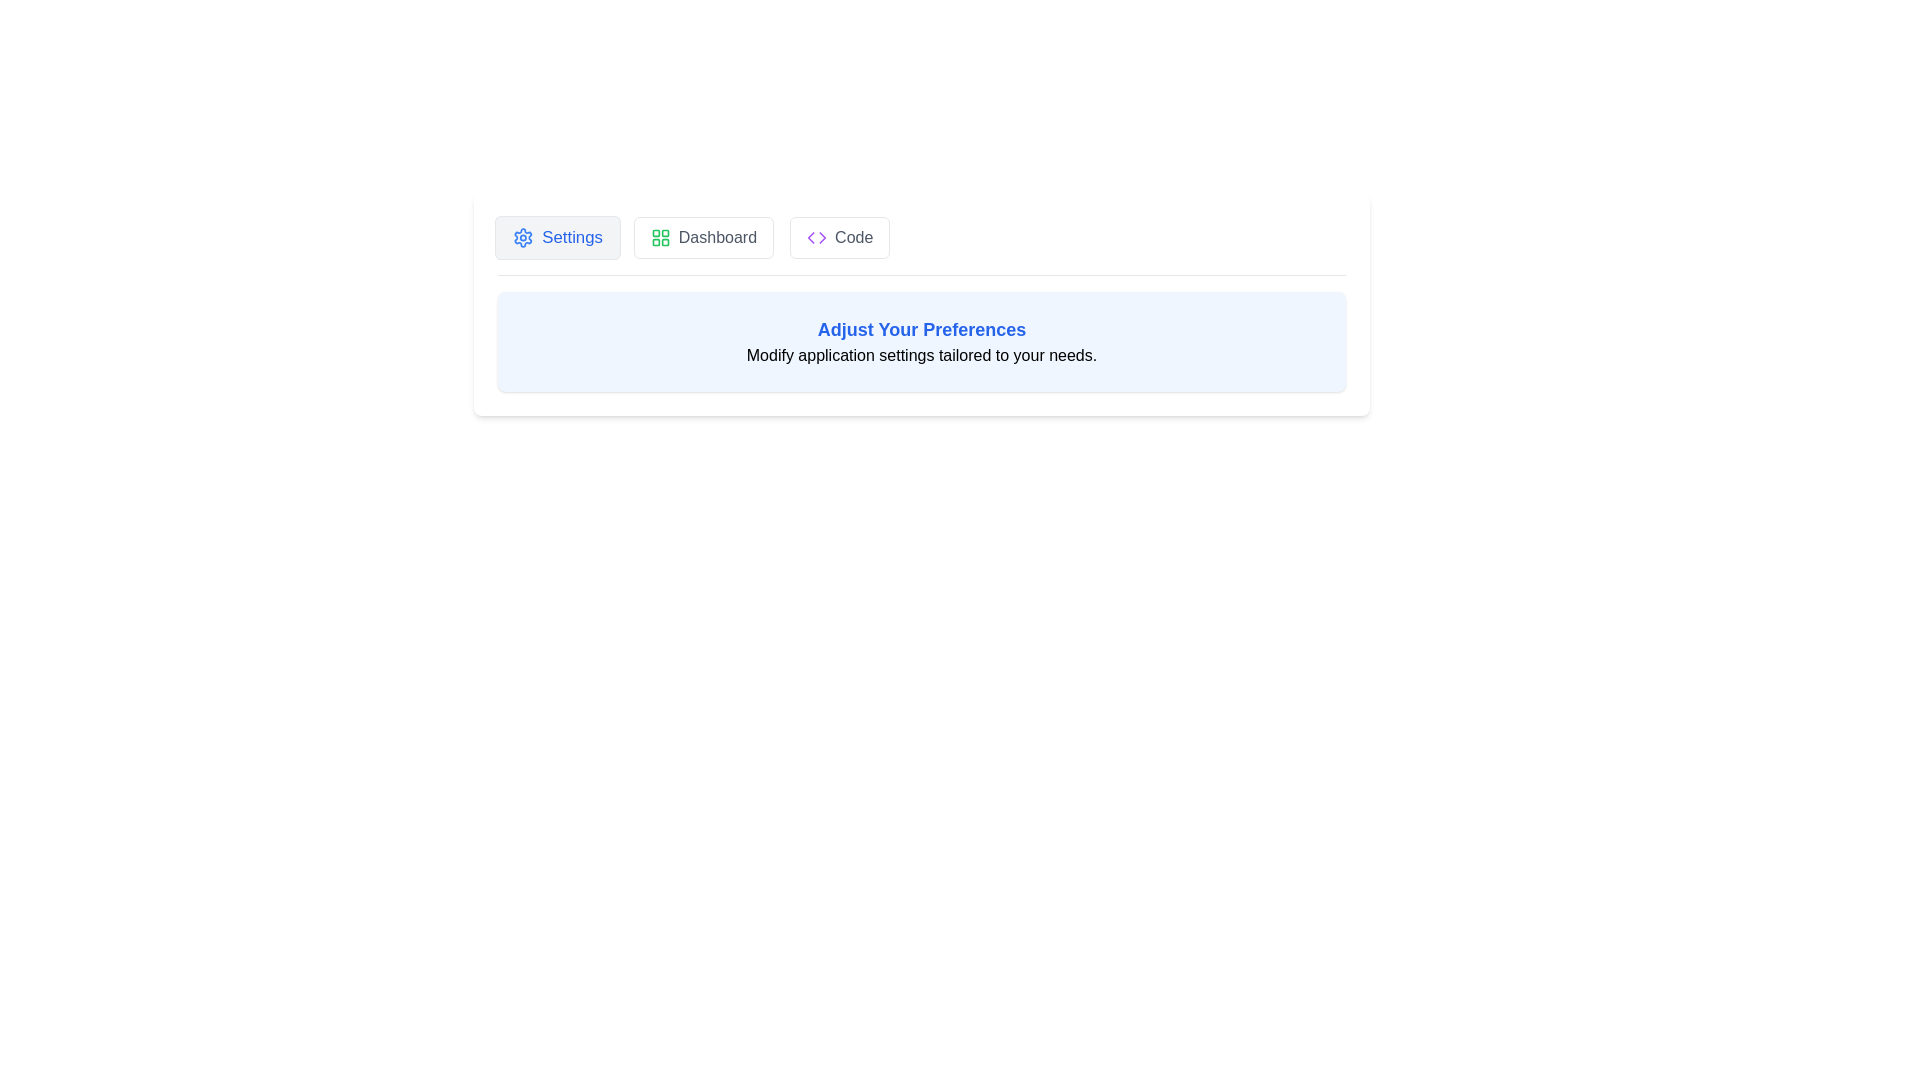 This screenshot has height=1080, width=1920. I want to click on the active tab's content area, so click(920, 341).